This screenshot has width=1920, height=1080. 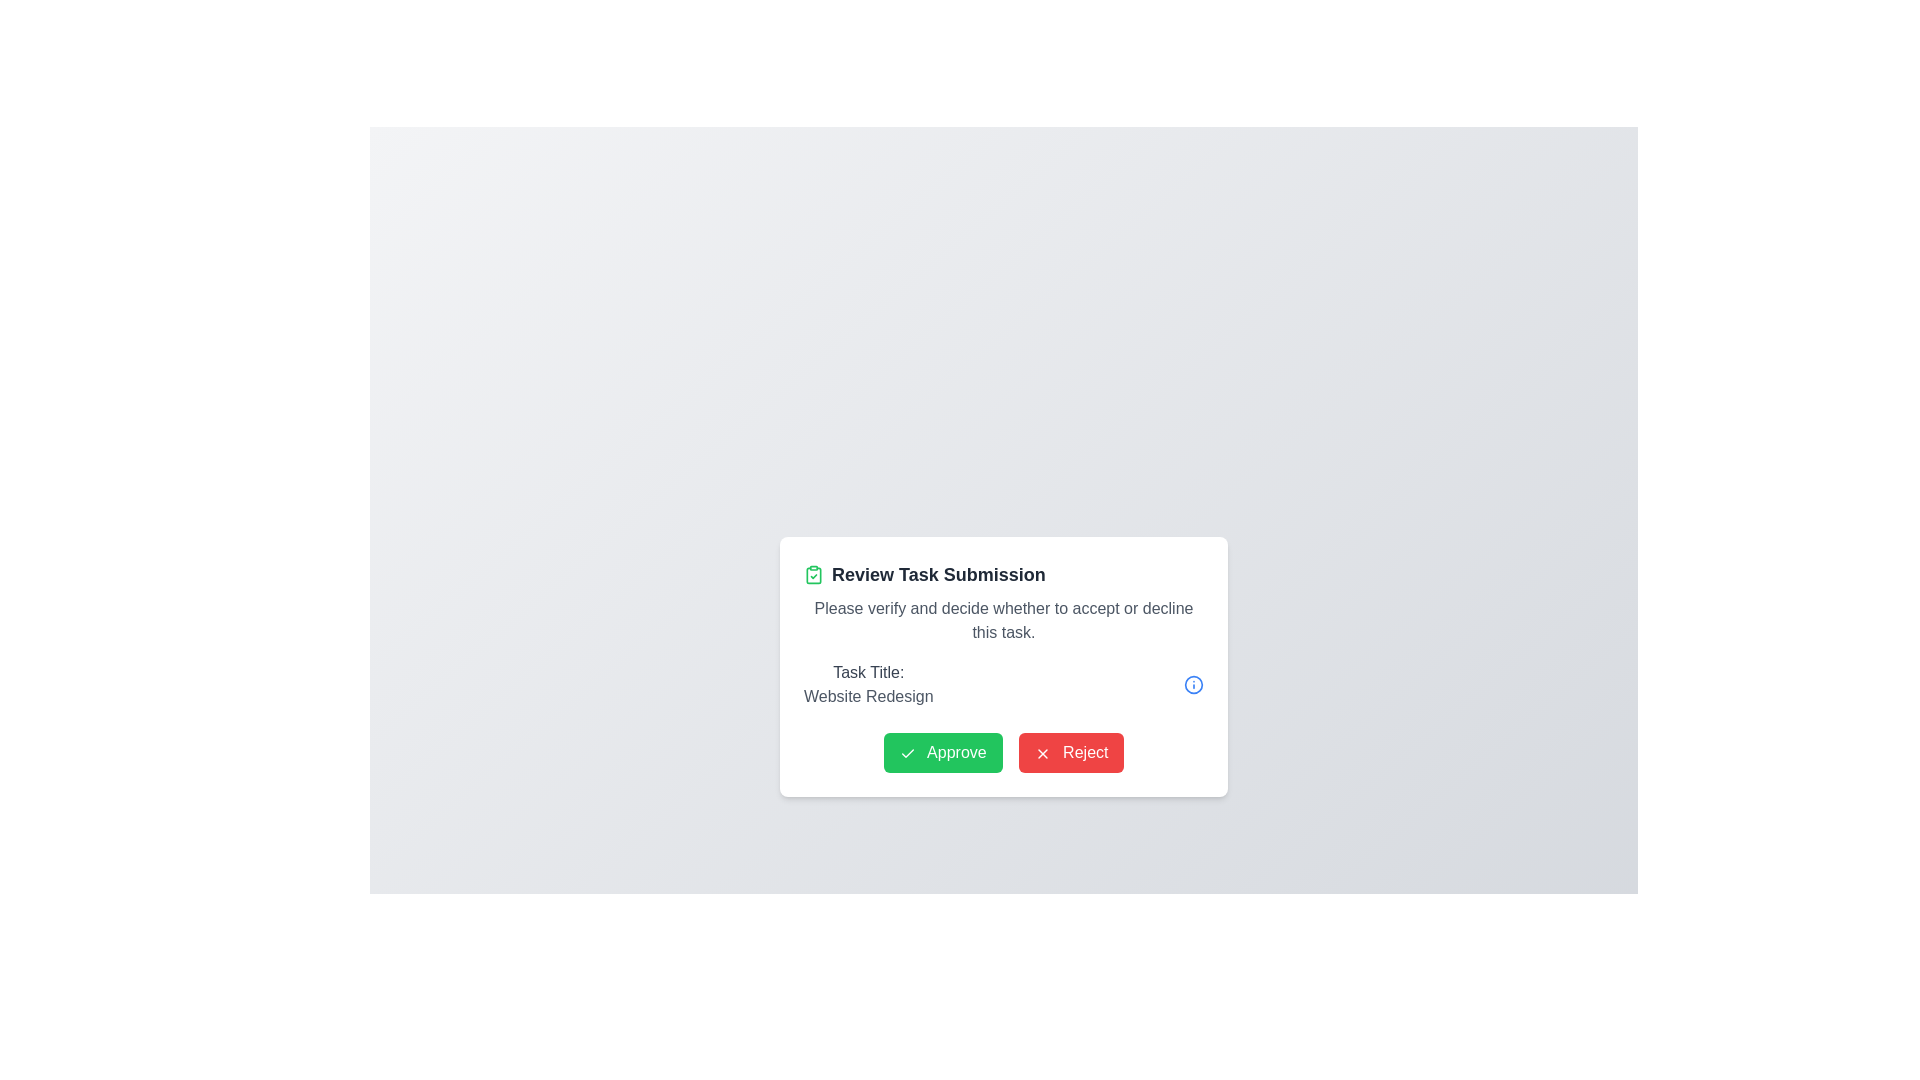 I want to click on the small green clipboard icon with a checkmark located on the left side of the title text 'Review Task Submission', so click(x=814, y=574).